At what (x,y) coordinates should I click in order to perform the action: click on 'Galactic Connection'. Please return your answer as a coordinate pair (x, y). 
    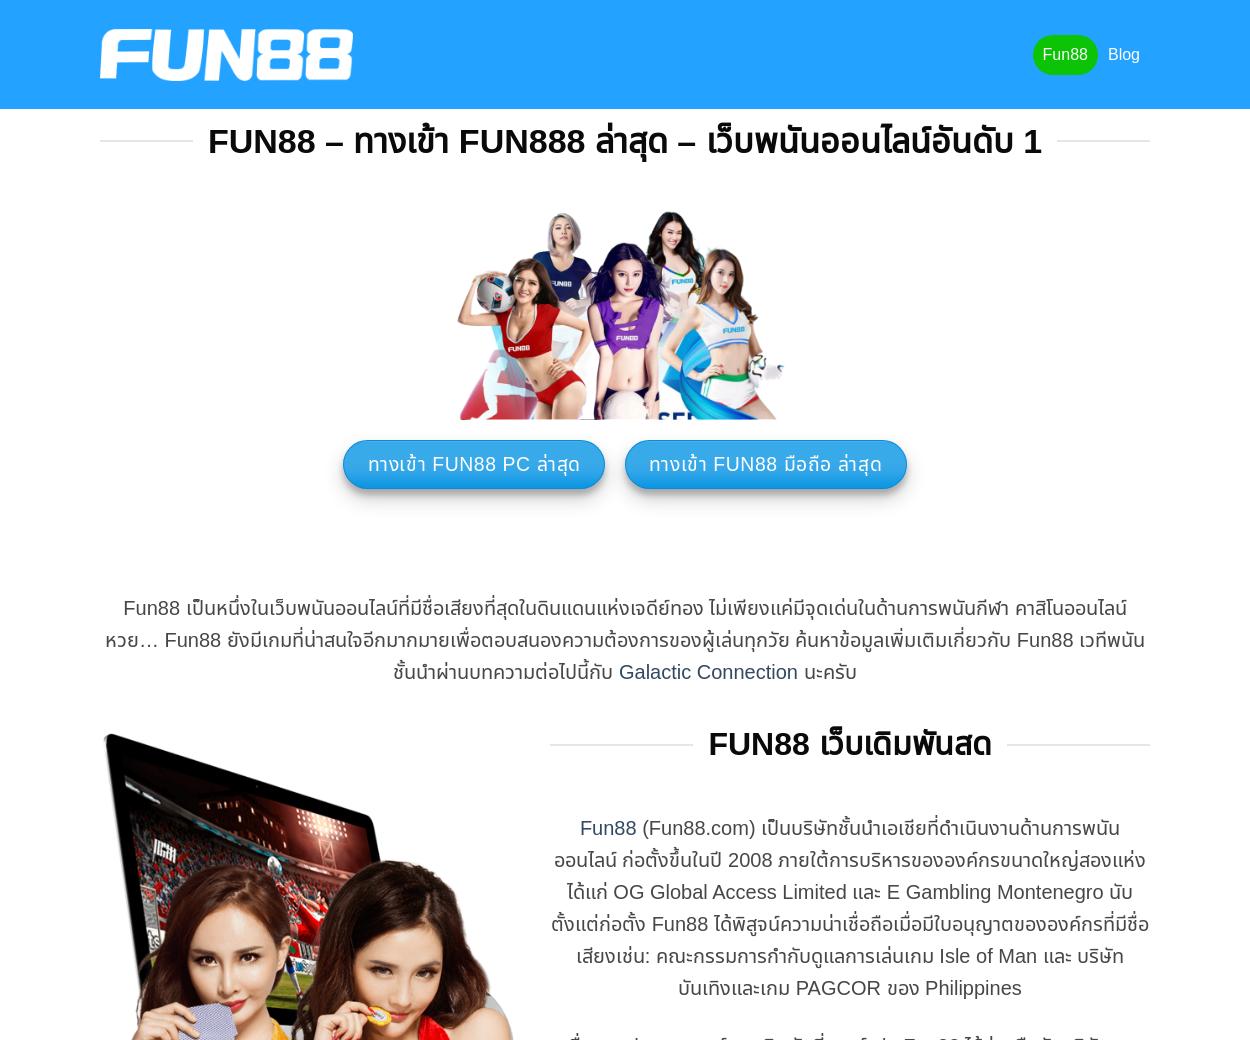
    Looking at the image, I should click on (707, 672).